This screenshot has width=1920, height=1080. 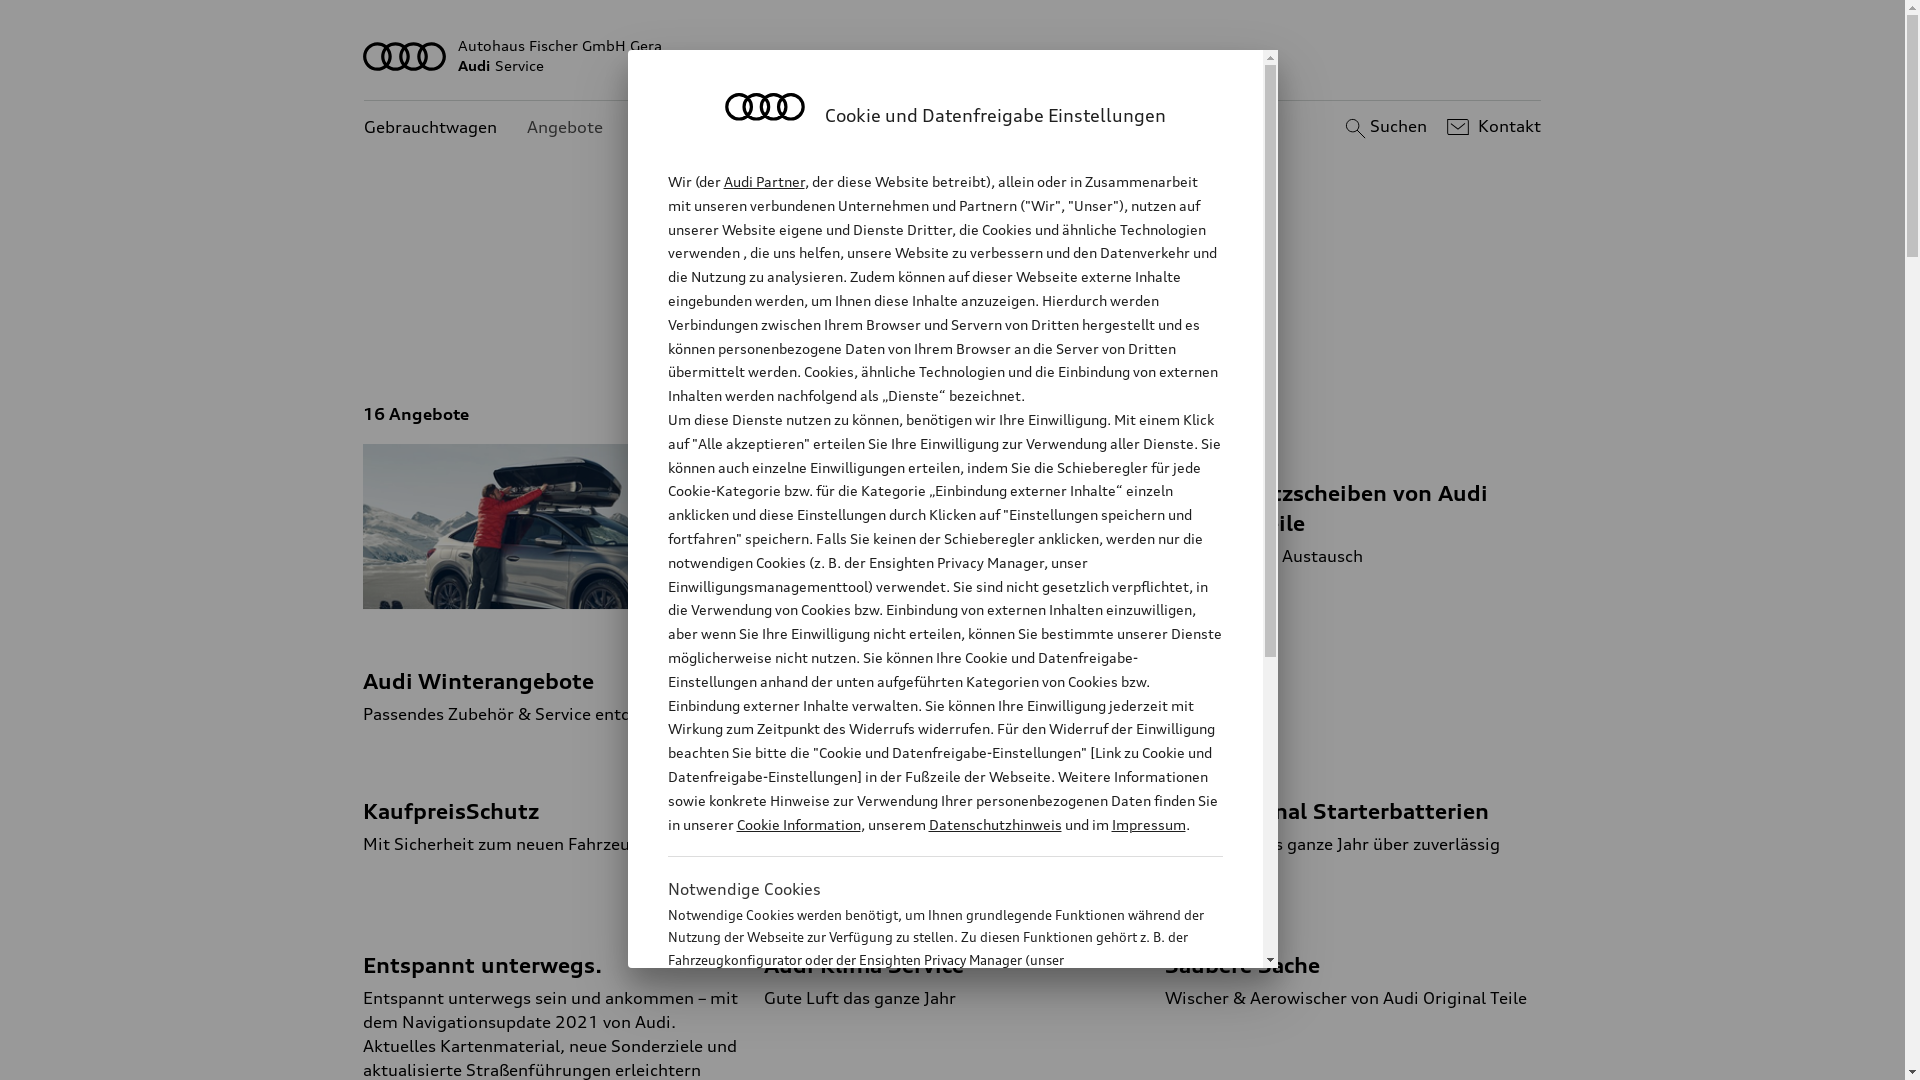 I want to click on 'Impressum', so click(x=1111, y=824).